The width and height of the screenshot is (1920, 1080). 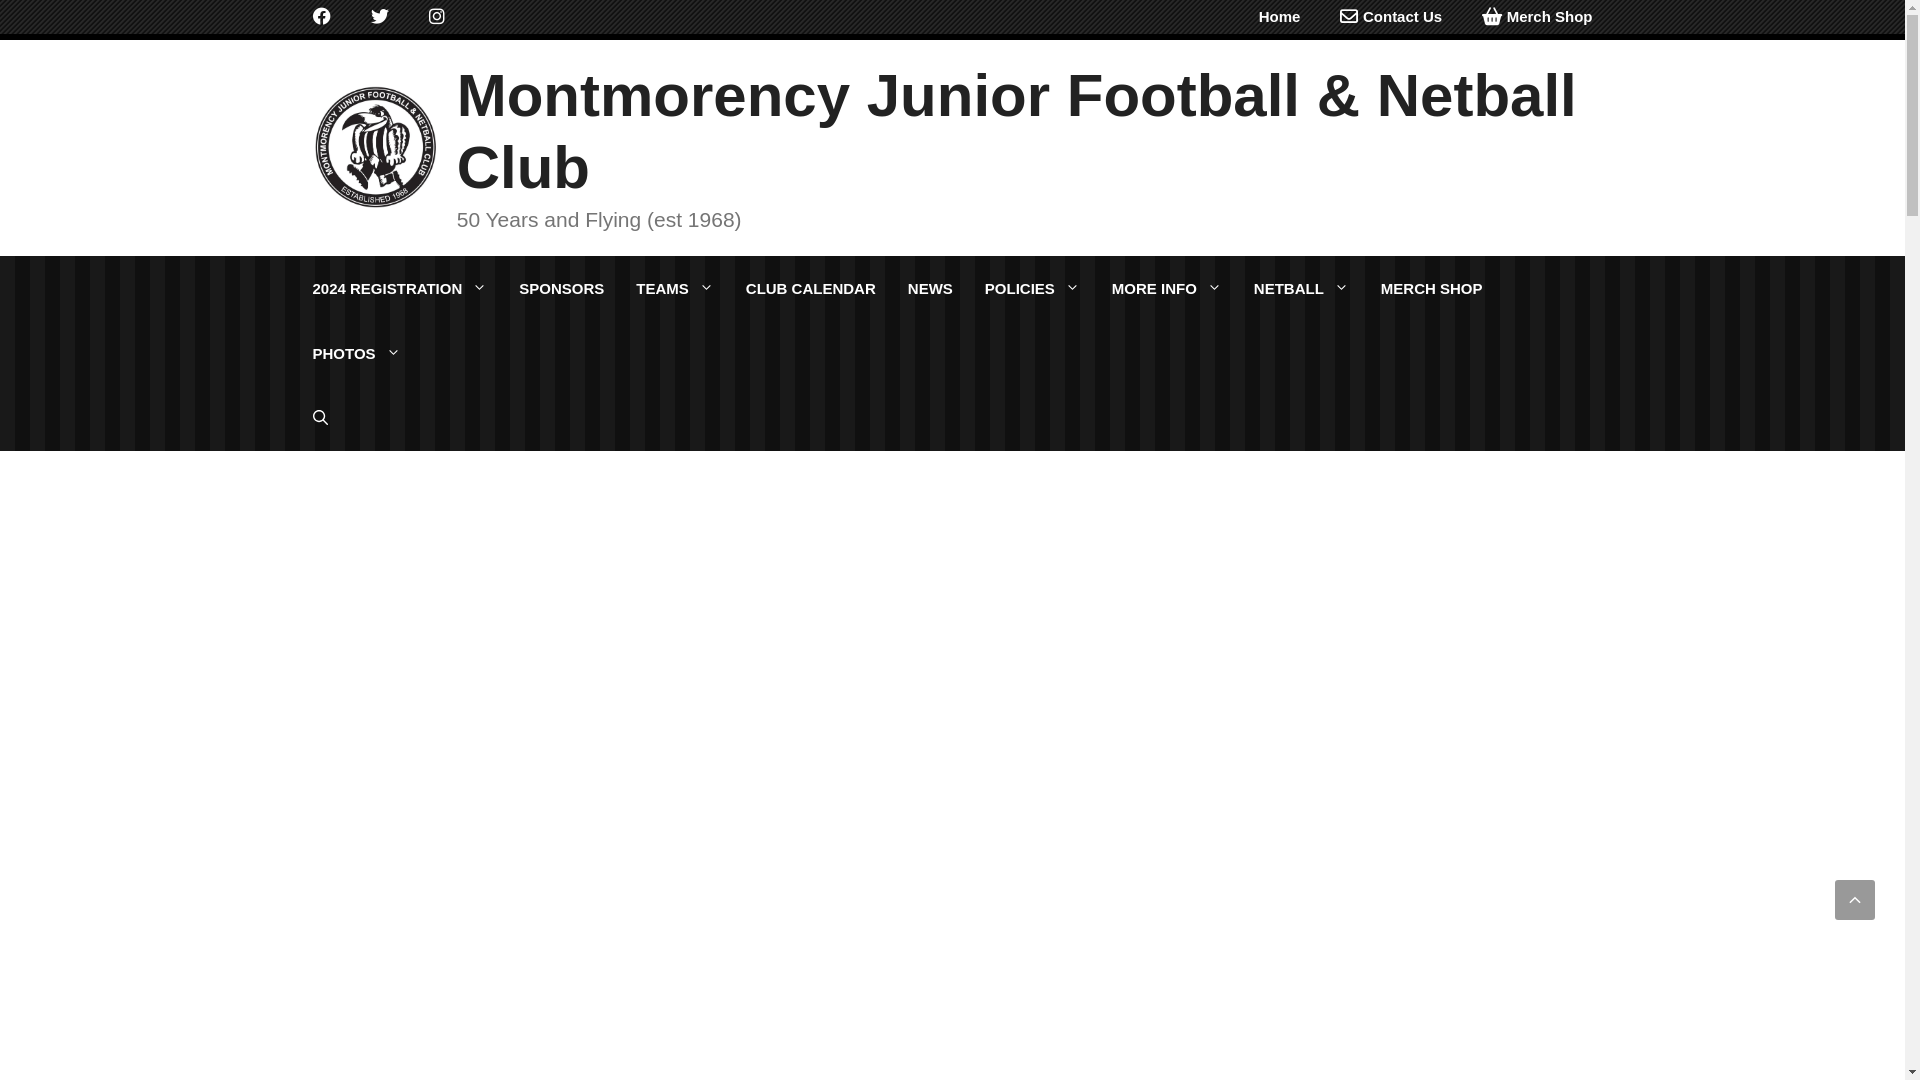 What do you see at coordinates (1032, 288) in the screenshot?
I see `'POLICIES'` at bounding box center [1032, 288].